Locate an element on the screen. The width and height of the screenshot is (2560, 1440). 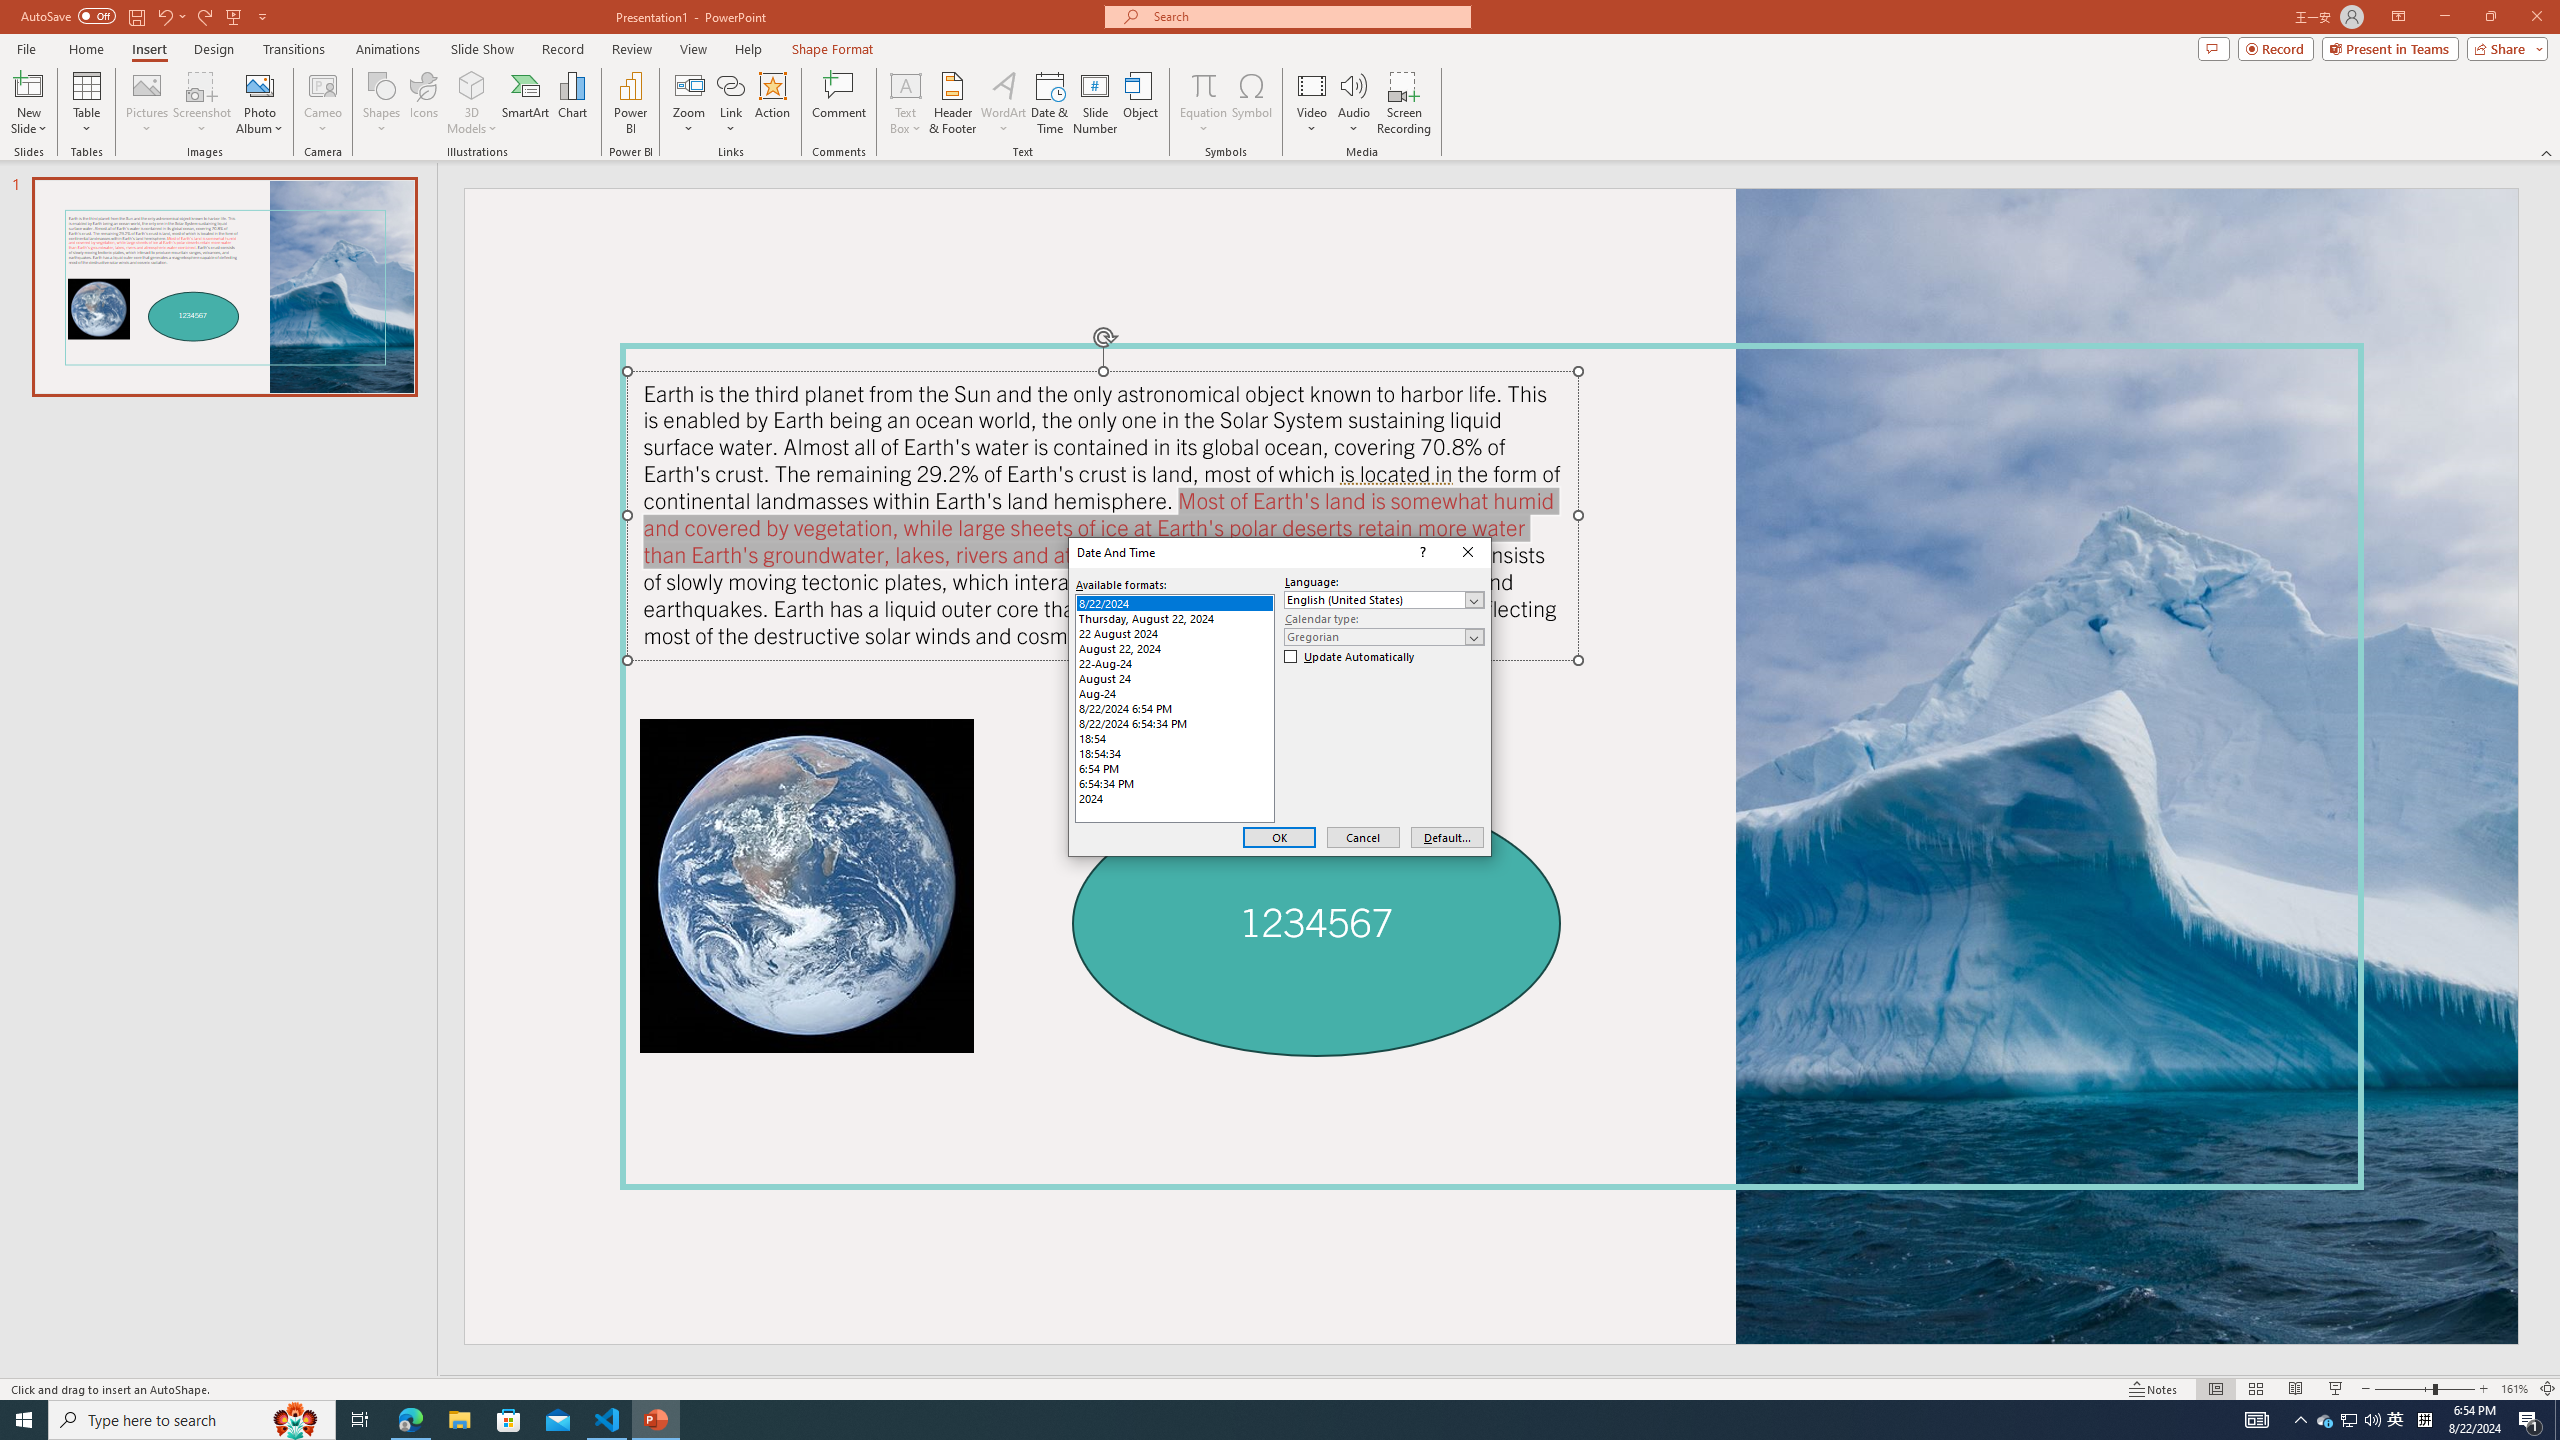
'6:54:34 PM' is located at coordinates (1174, 782).